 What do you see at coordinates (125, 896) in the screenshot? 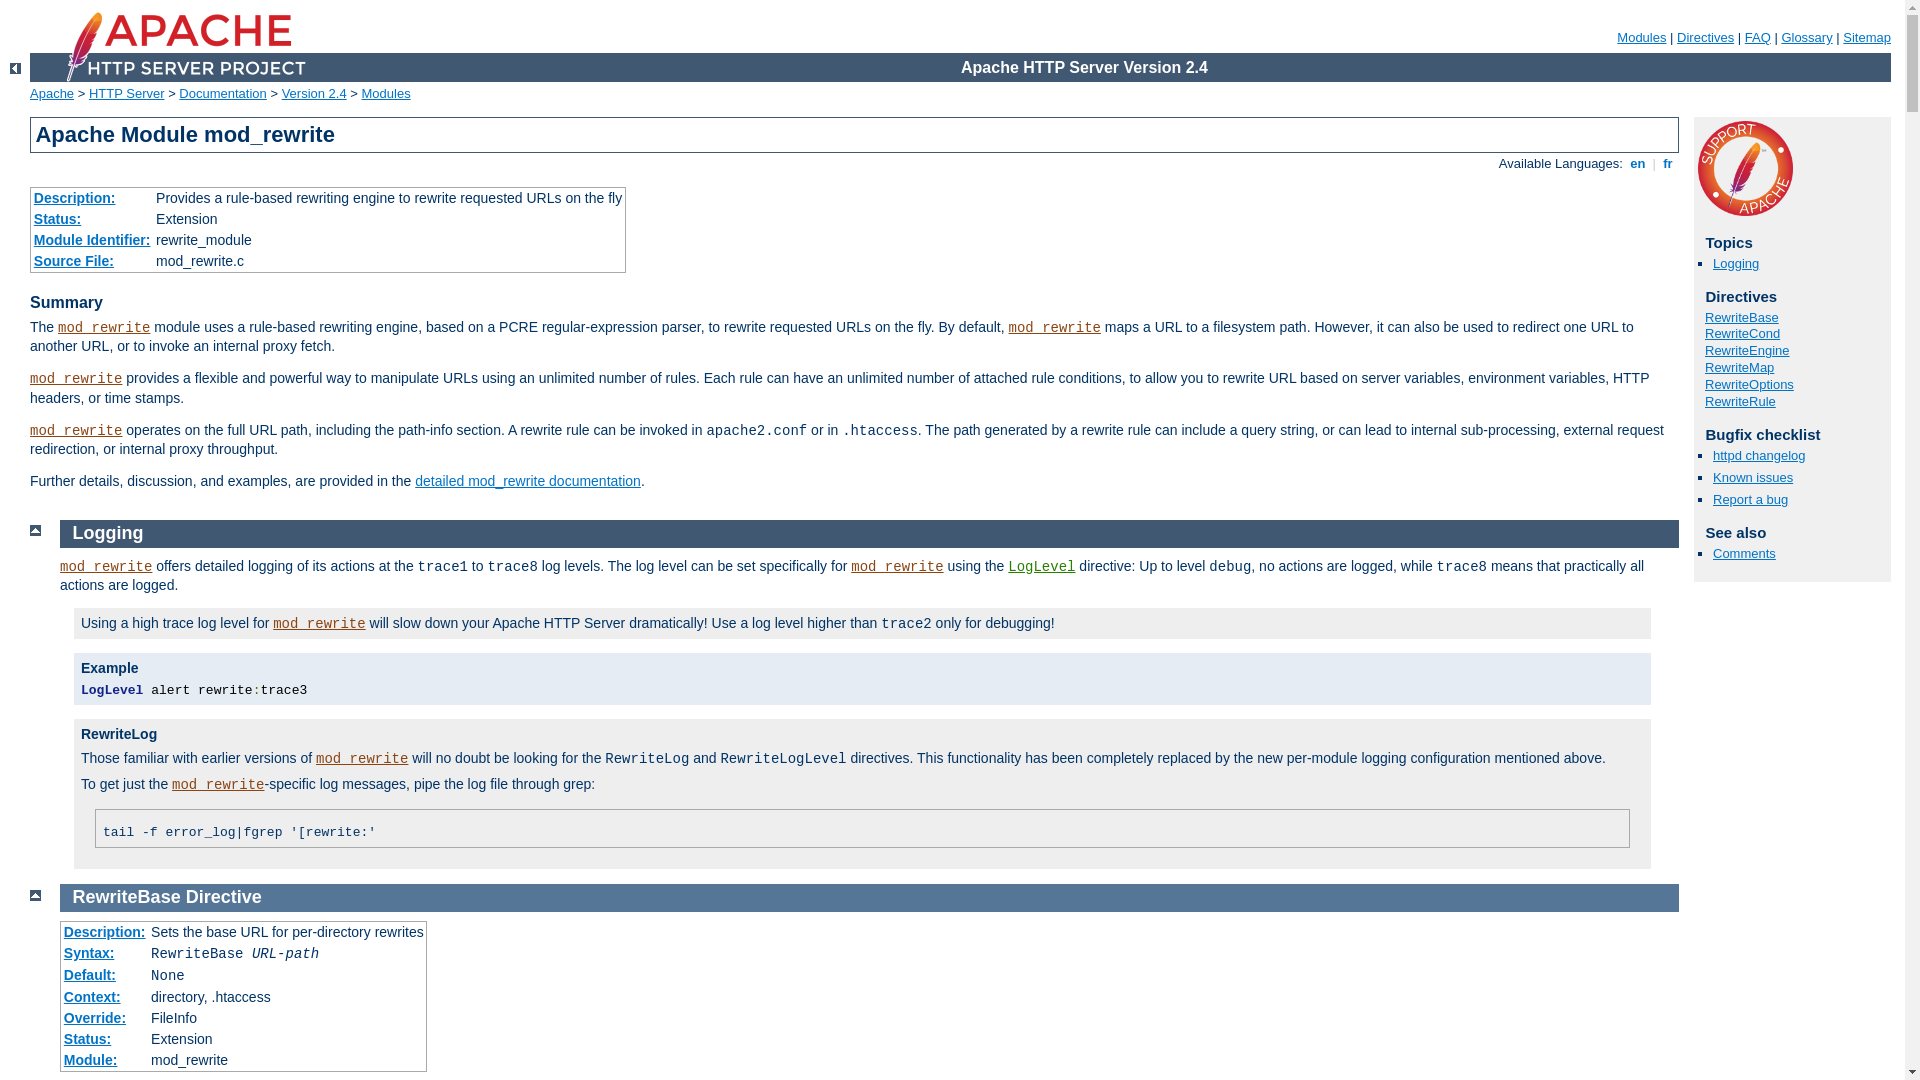
I see `'RewriteBase'` at bounding box center [125, 896].